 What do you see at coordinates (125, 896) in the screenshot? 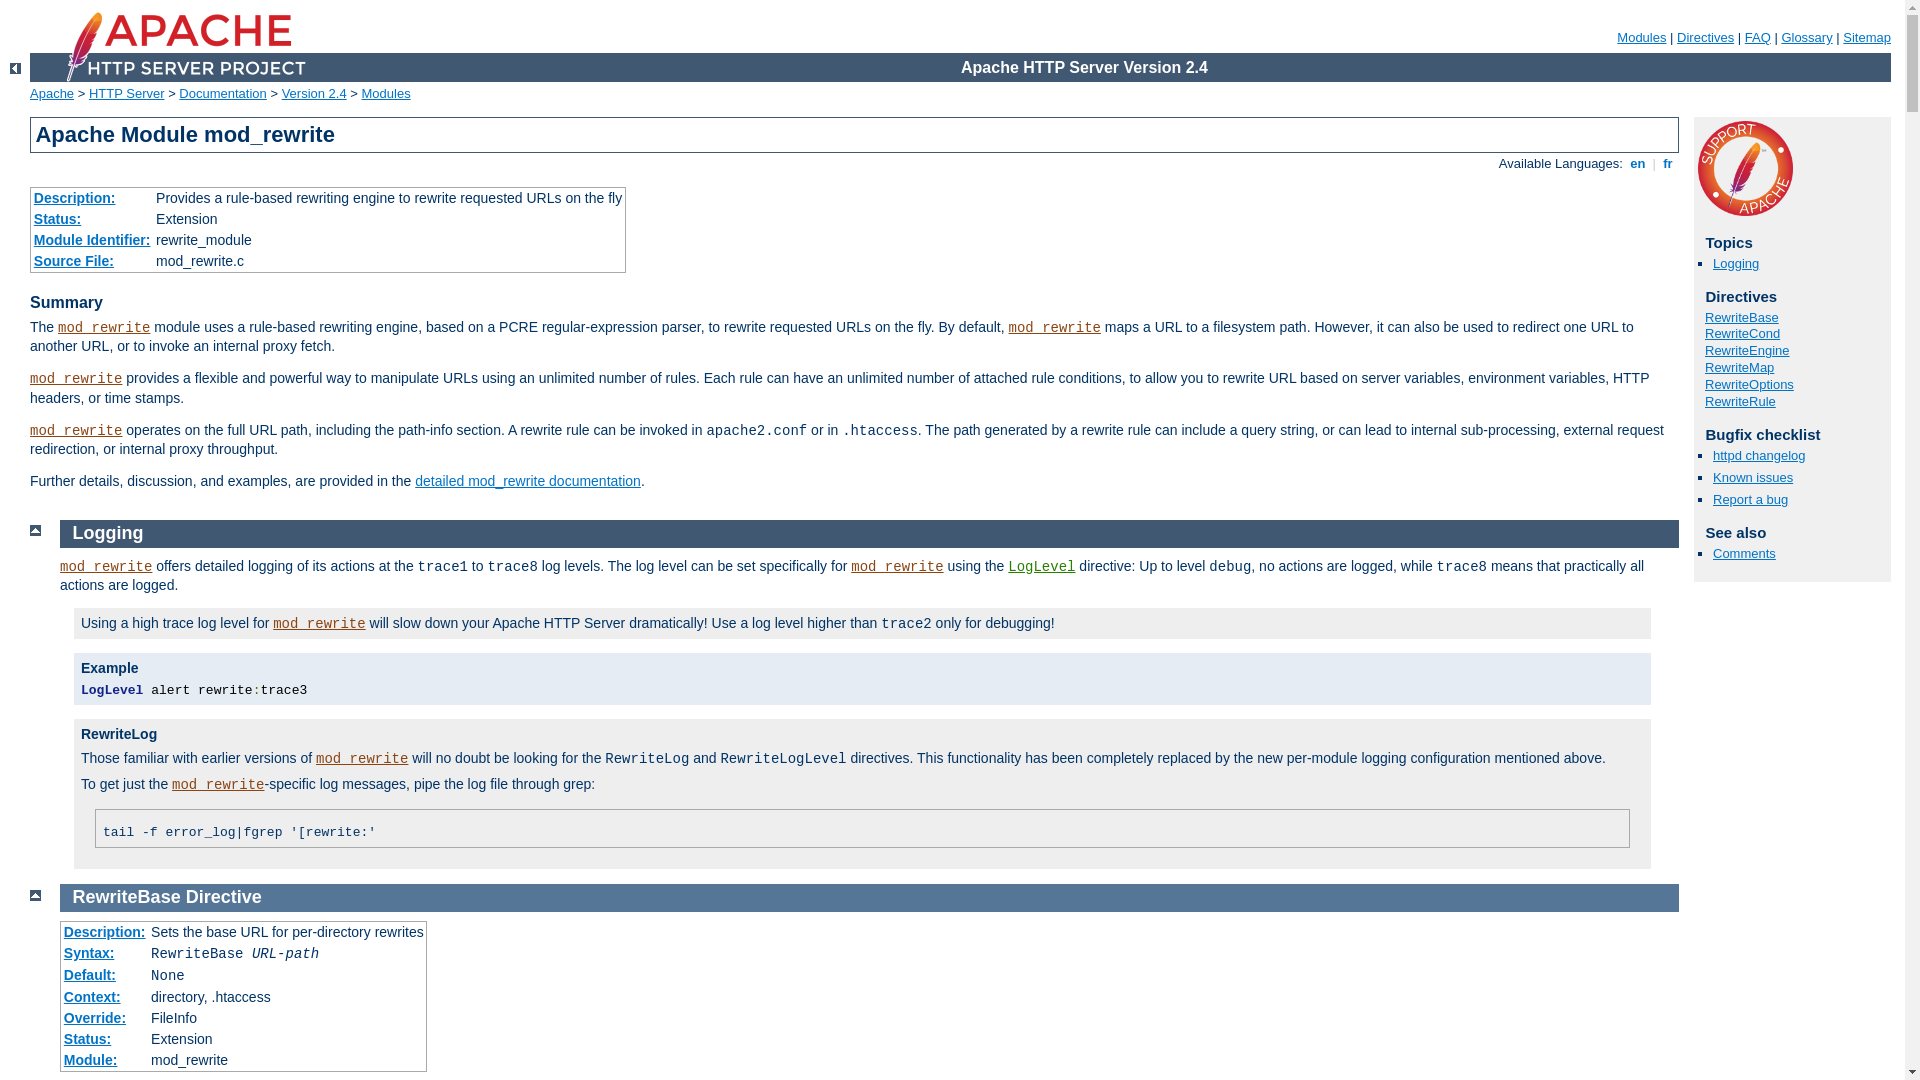
I see `'RewriteBase'` at bounding box center [125, 896].